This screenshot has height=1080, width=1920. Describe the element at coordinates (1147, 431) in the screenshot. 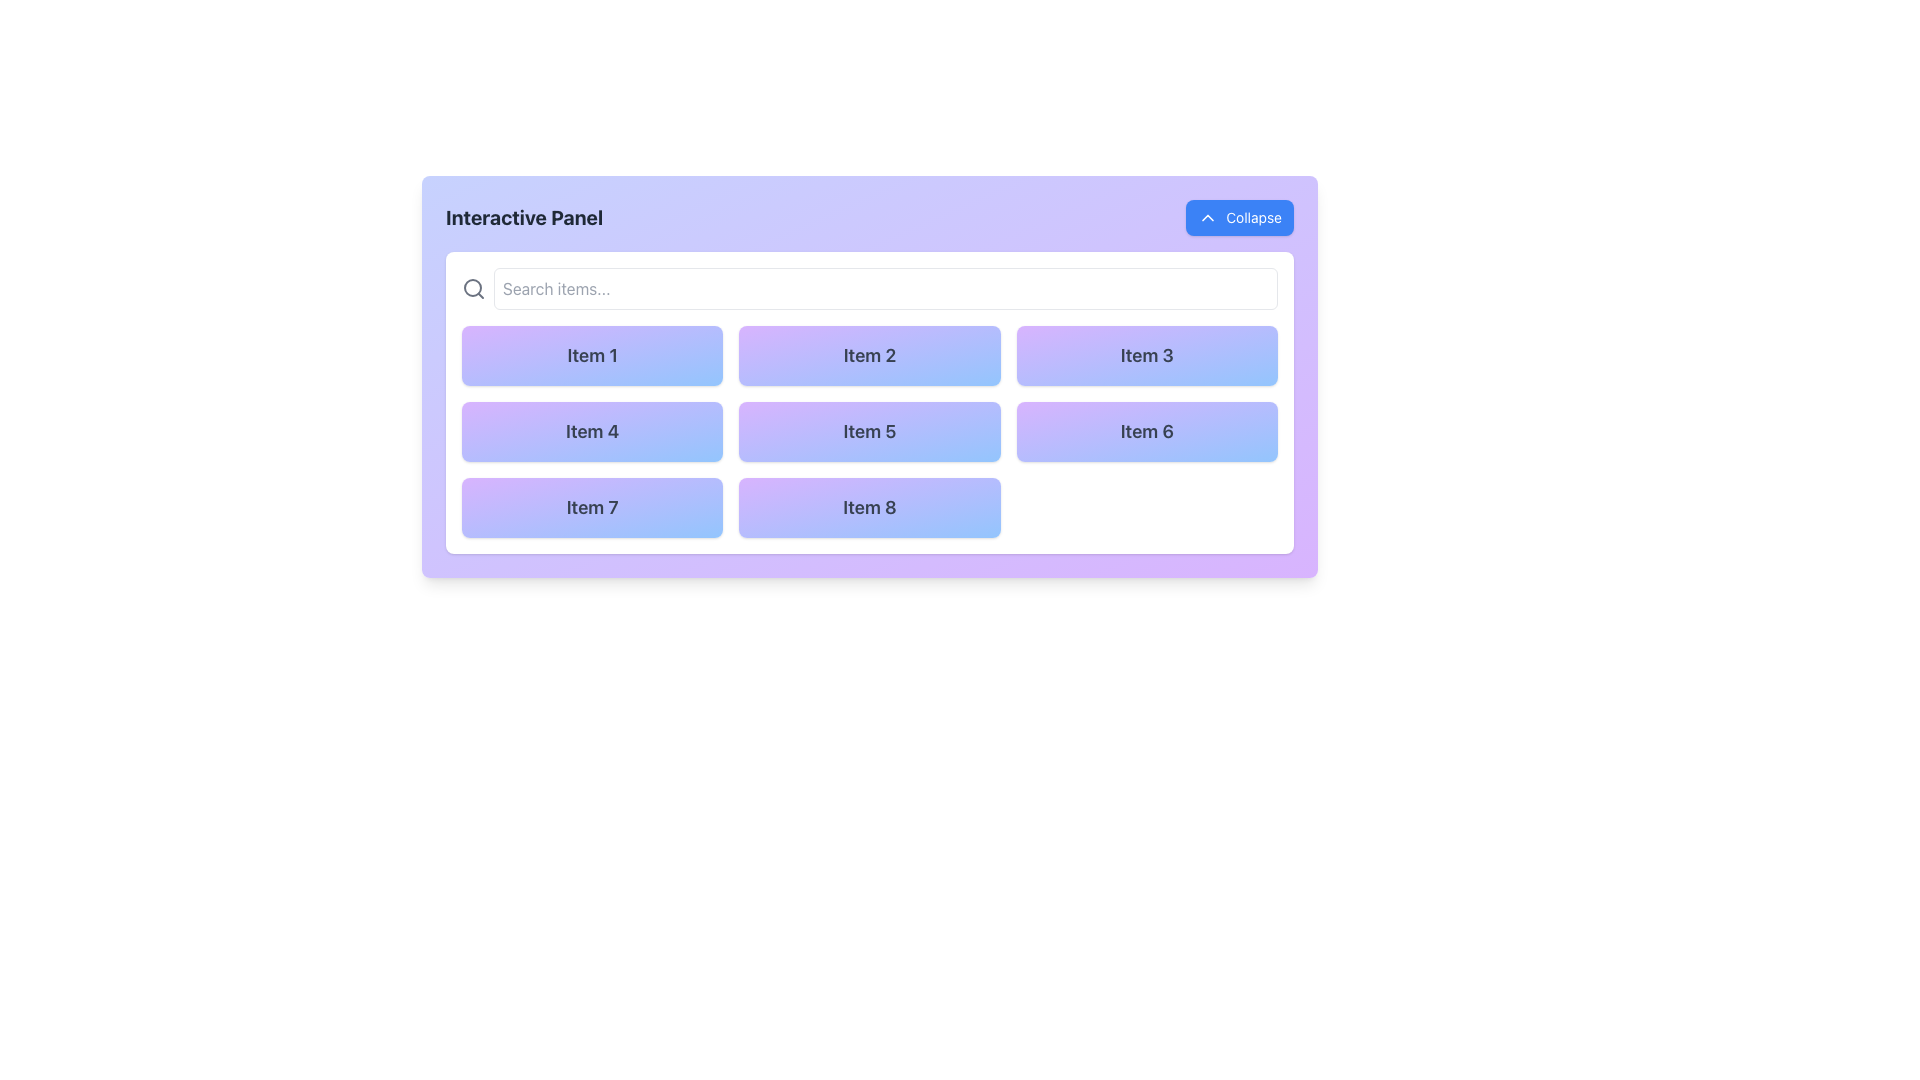

I see `the button labeled 'Item 6', which is a rectangular button with a gradient background from blue to purple and a rounded border, positioned in the third column of the second row of a grid layout` at that location.